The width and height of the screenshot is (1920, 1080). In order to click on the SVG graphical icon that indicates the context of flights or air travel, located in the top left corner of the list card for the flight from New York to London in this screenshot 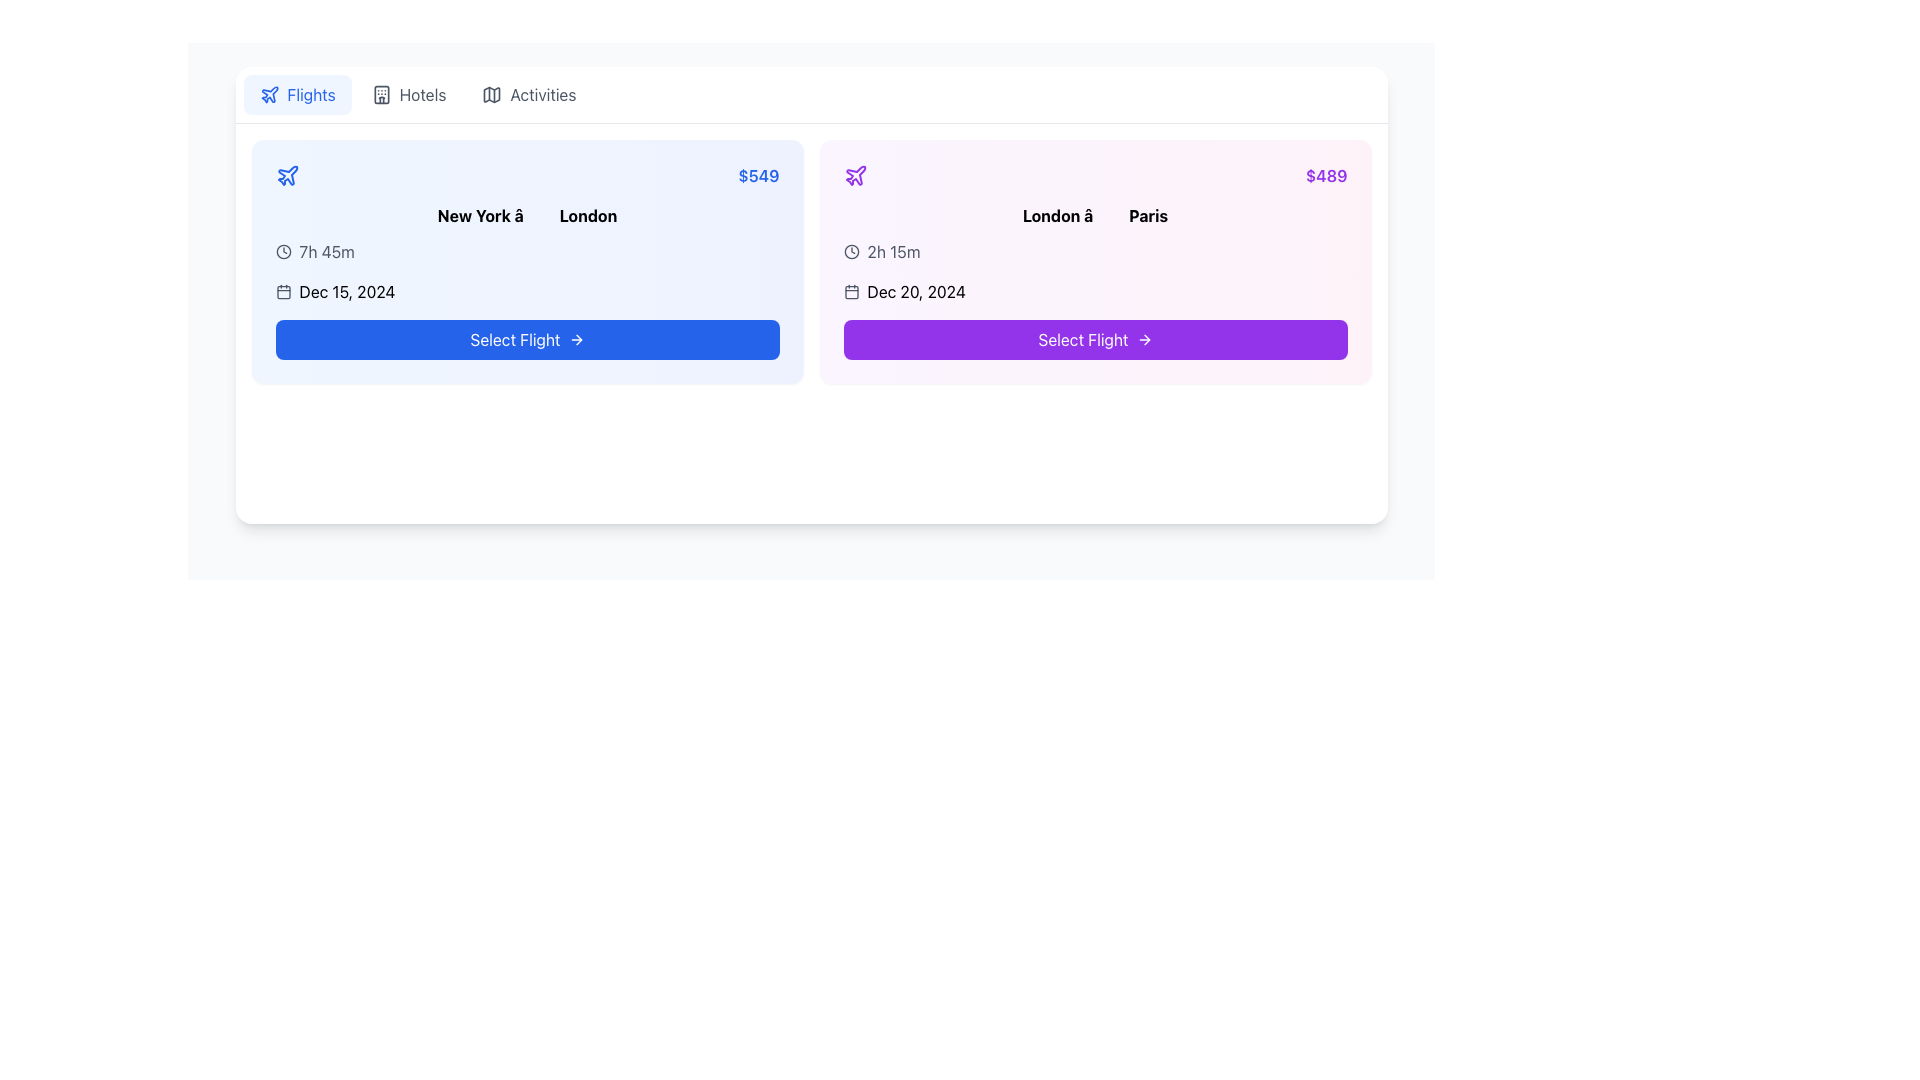, I will do `click(286, 174)`.